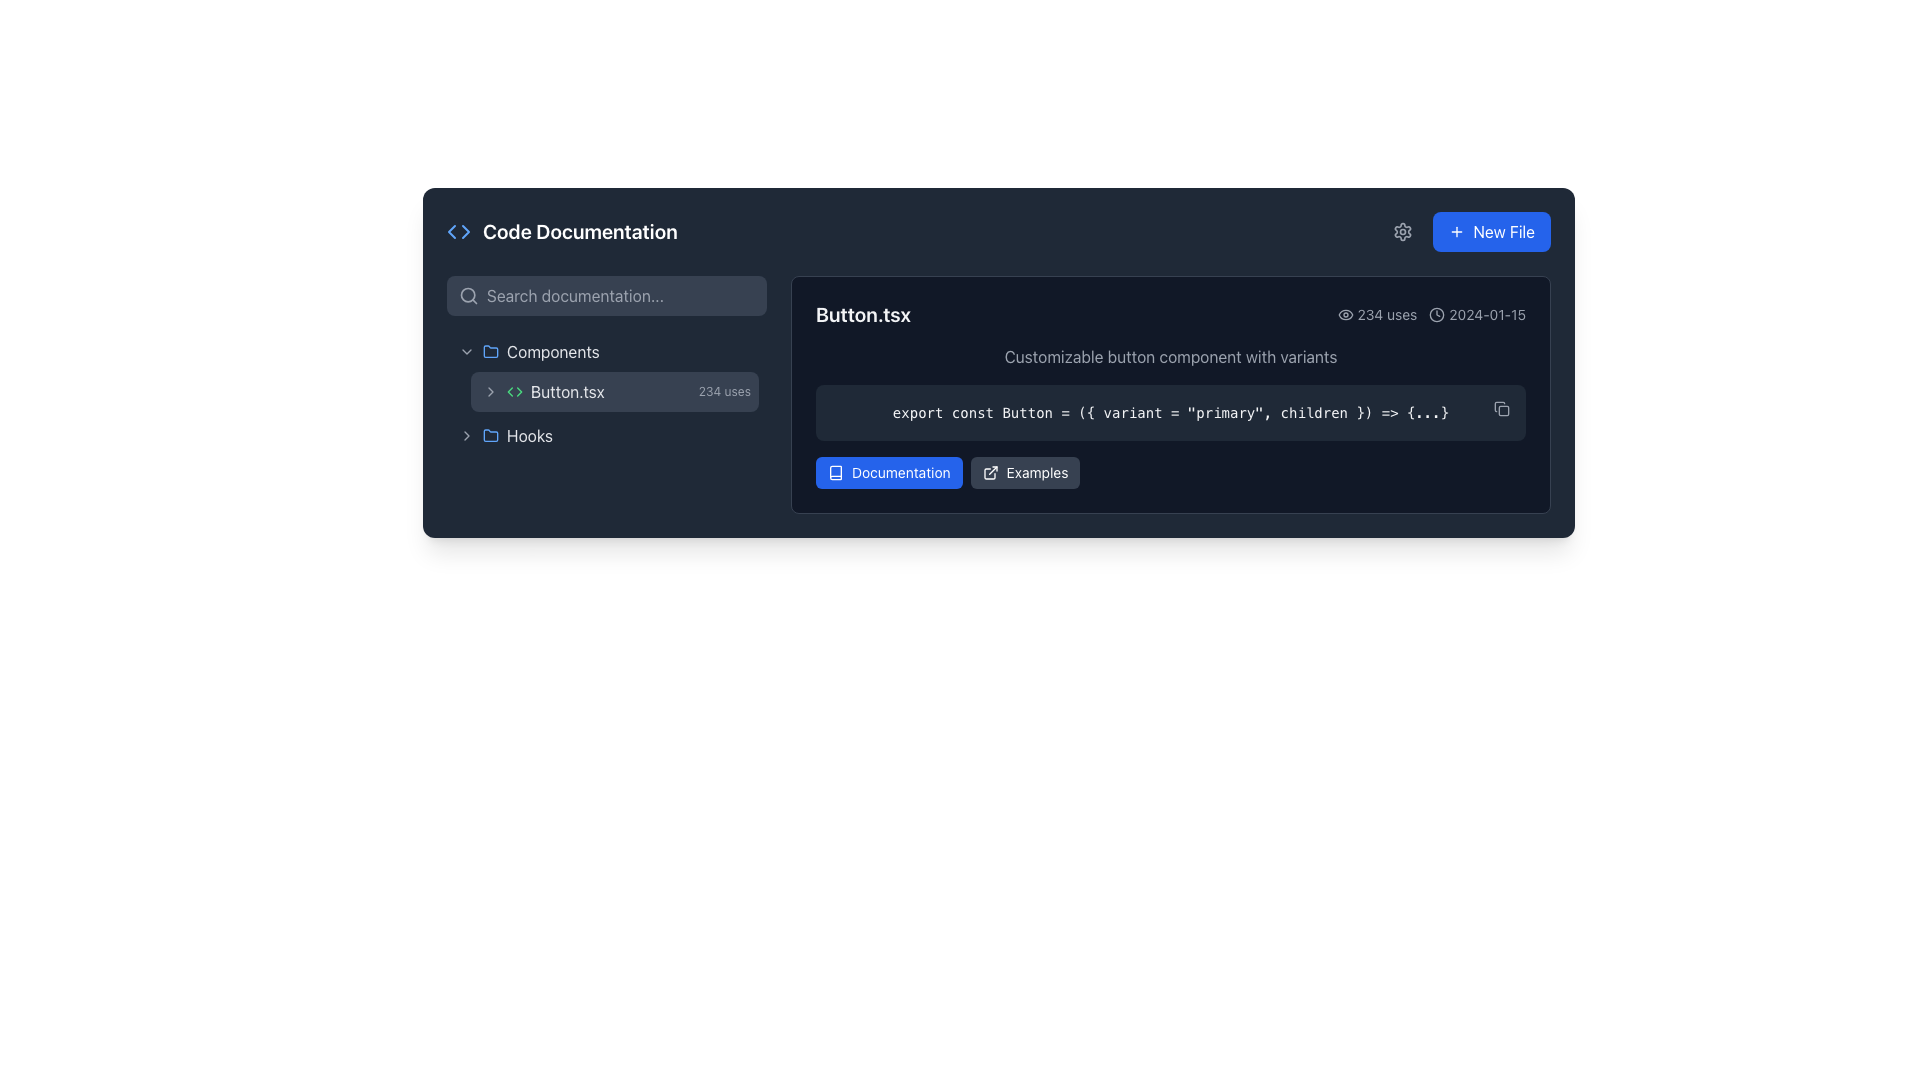 The image size is (1920, 1080). I want to click on the book icon that symbolizes documentation, located to the left of the 'Documentation' text within the button element, so click(835, 473).